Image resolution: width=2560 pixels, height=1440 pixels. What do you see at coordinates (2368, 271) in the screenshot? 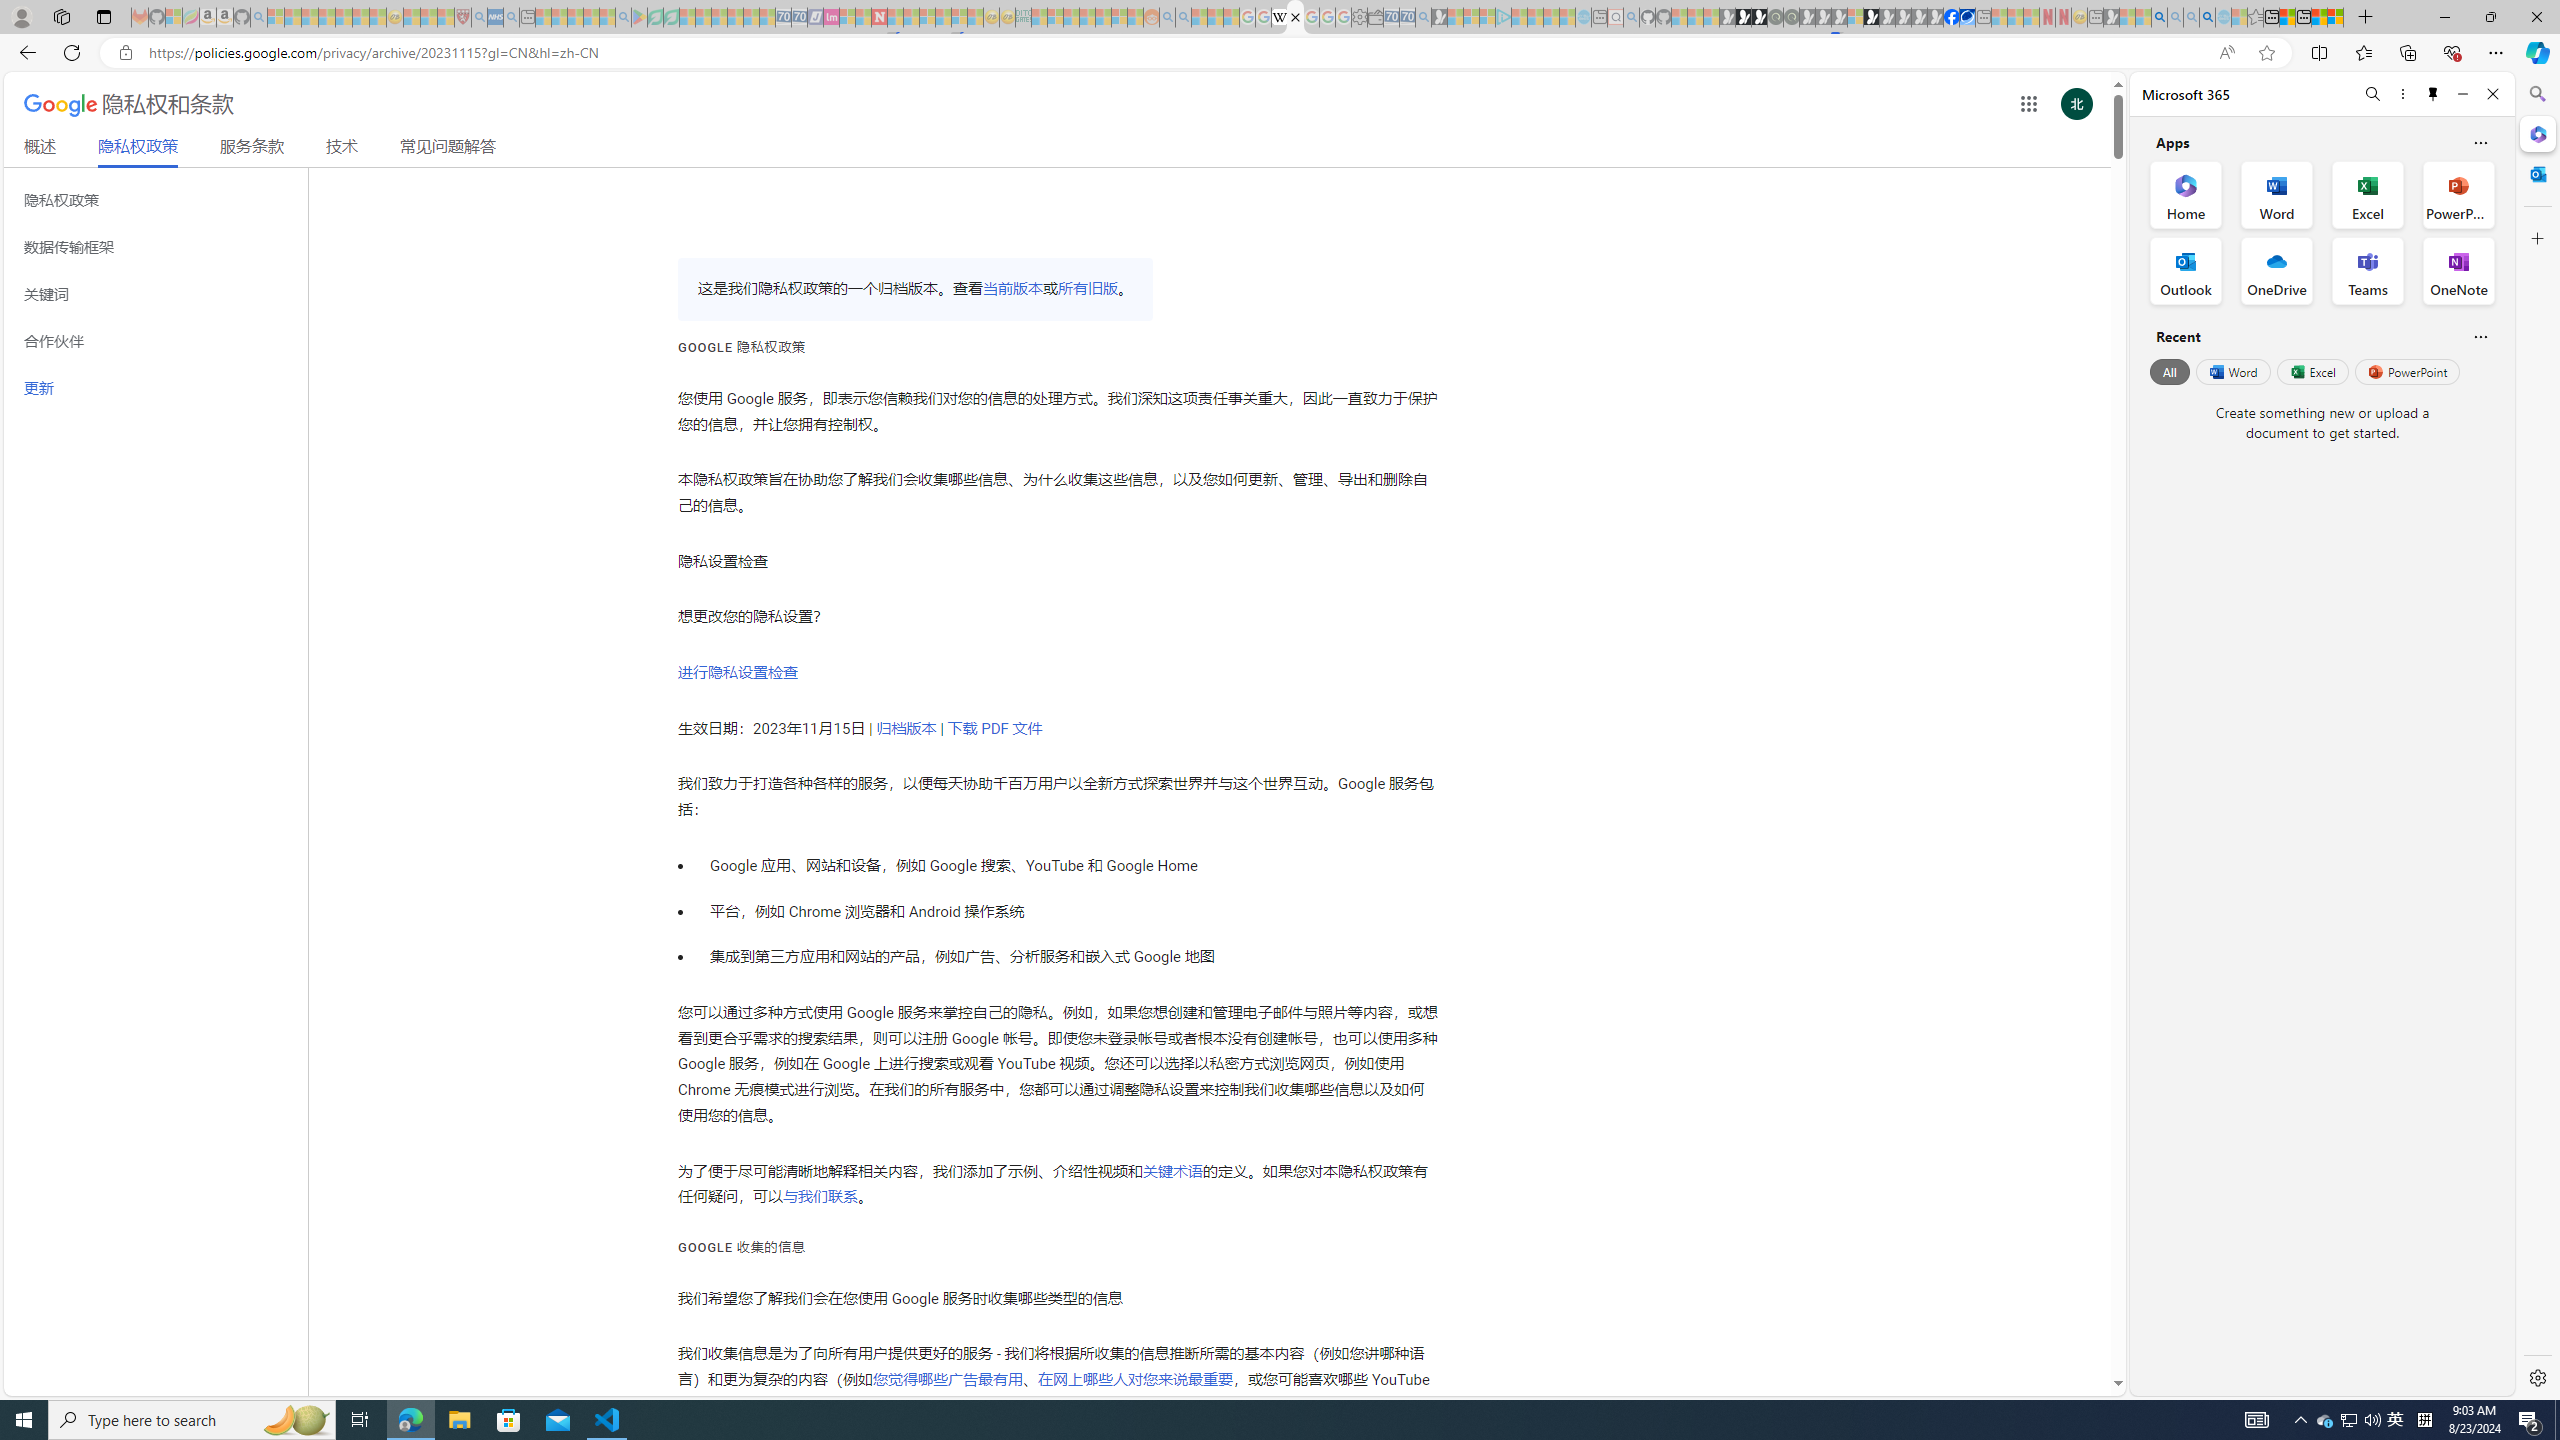
I see `'Teams Office App'` at bounding box center [2368, 271].